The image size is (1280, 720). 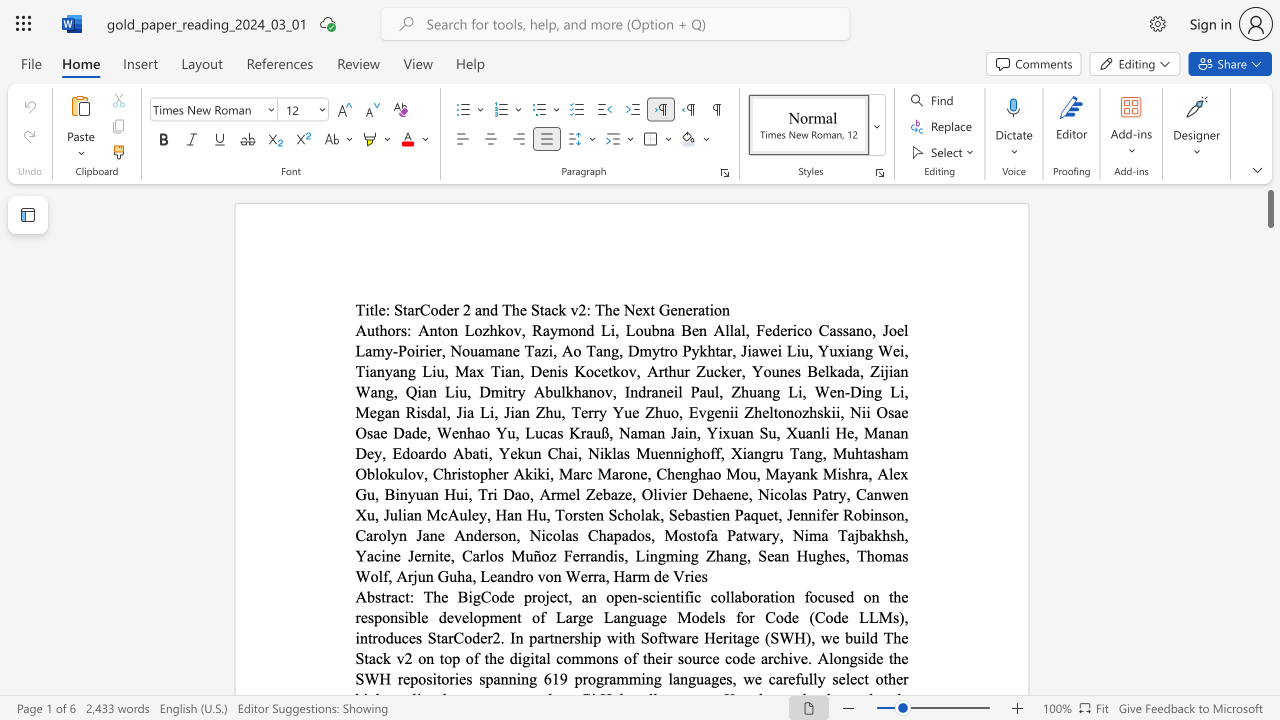 I want to click on the side scrollbar to bring the page down, so click(x=1269, y=428).